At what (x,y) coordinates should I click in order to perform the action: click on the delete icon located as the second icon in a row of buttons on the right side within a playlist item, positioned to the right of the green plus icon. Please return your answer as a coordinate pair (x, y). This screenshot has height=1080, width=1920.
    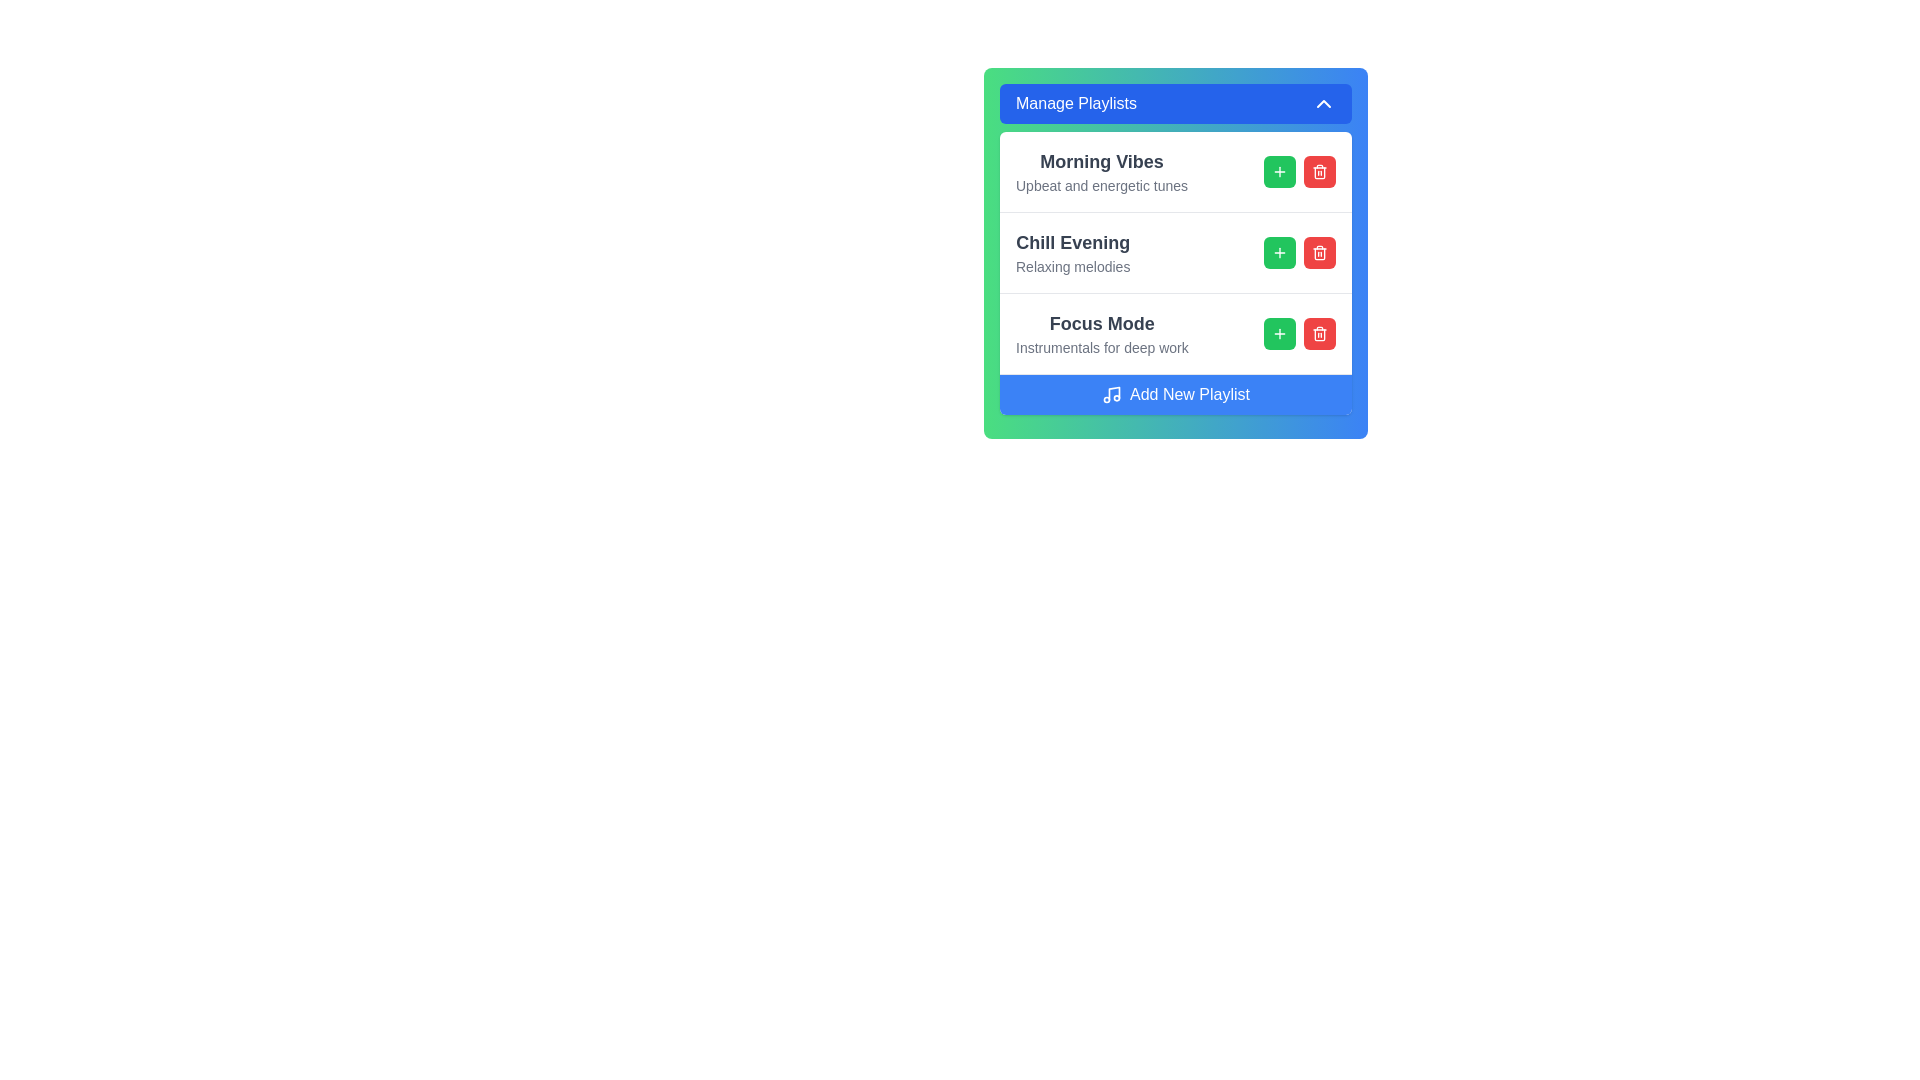
    Looking at the image, I should click on (1320, 334).